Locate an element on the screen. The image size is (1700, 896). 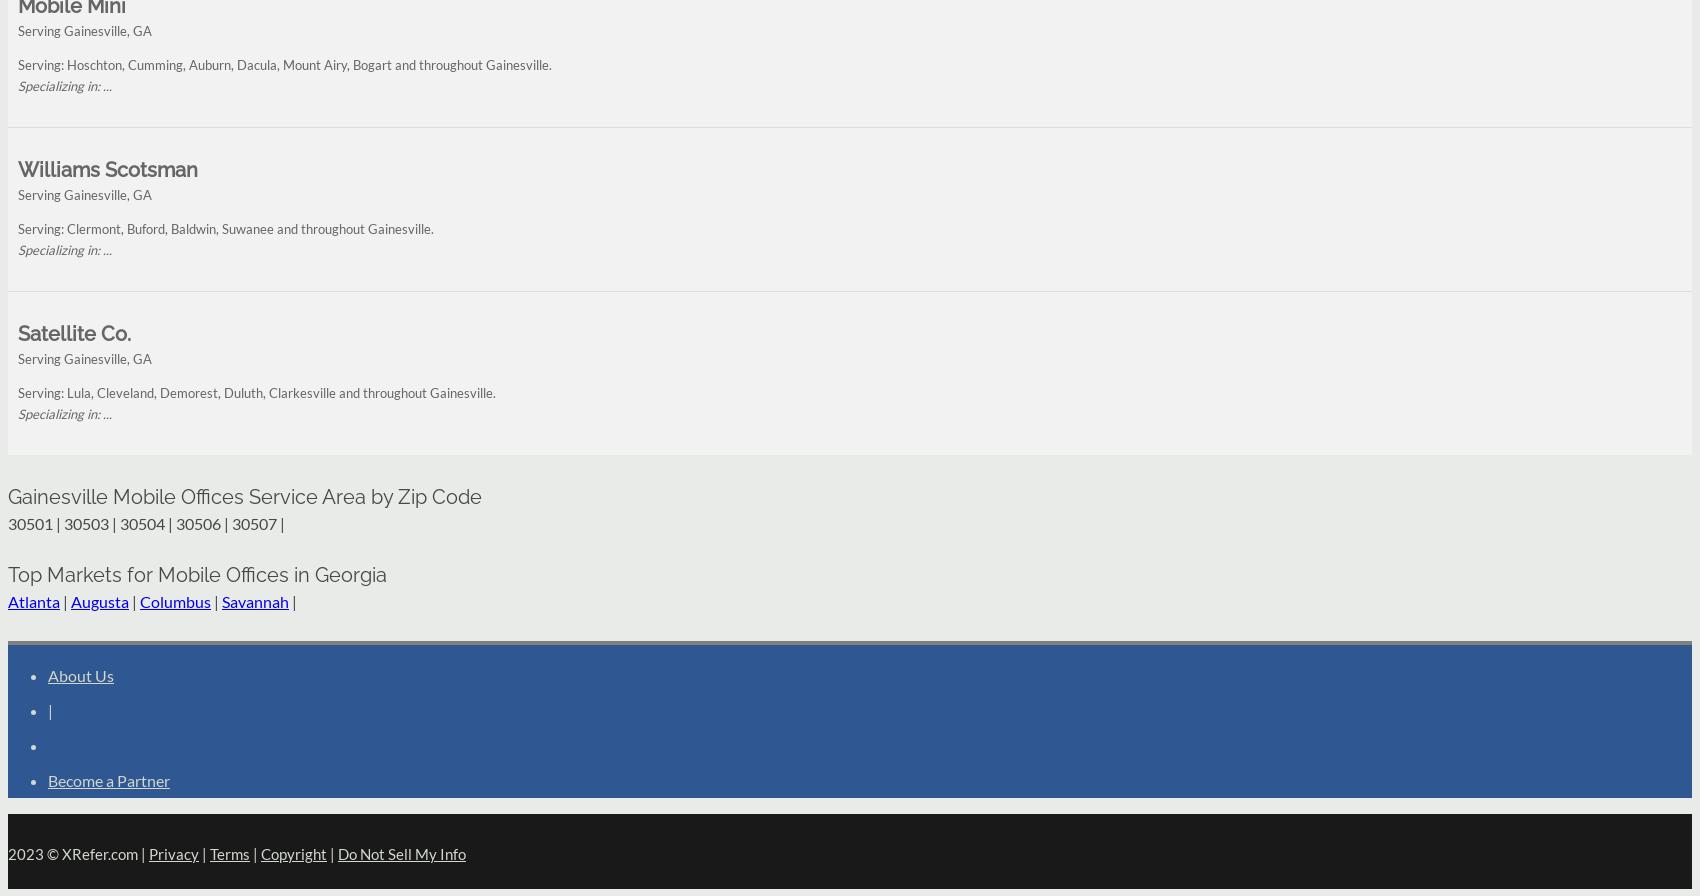
'Augusta' is located at coordinates (99, 600).